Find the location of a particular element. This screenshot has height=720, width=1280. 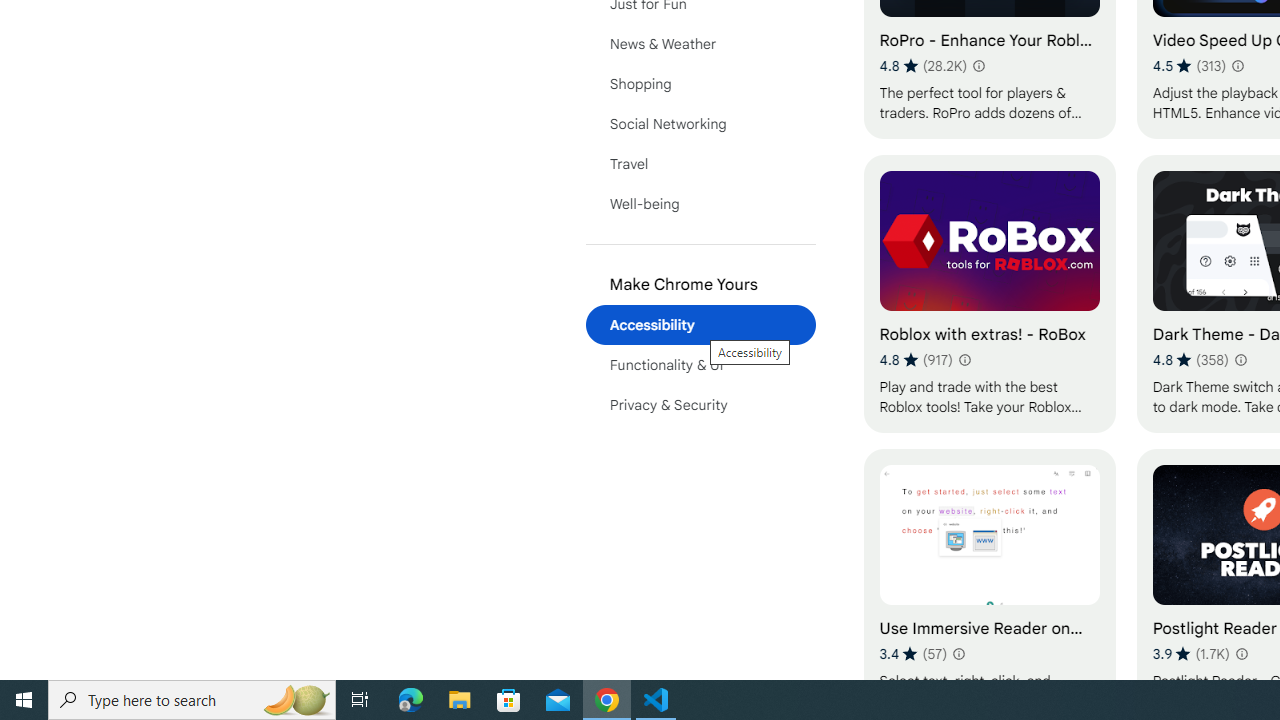

'Average rating 3.4 out of 5 stars. 57 ratings.' is located at coordinates (912, 653).